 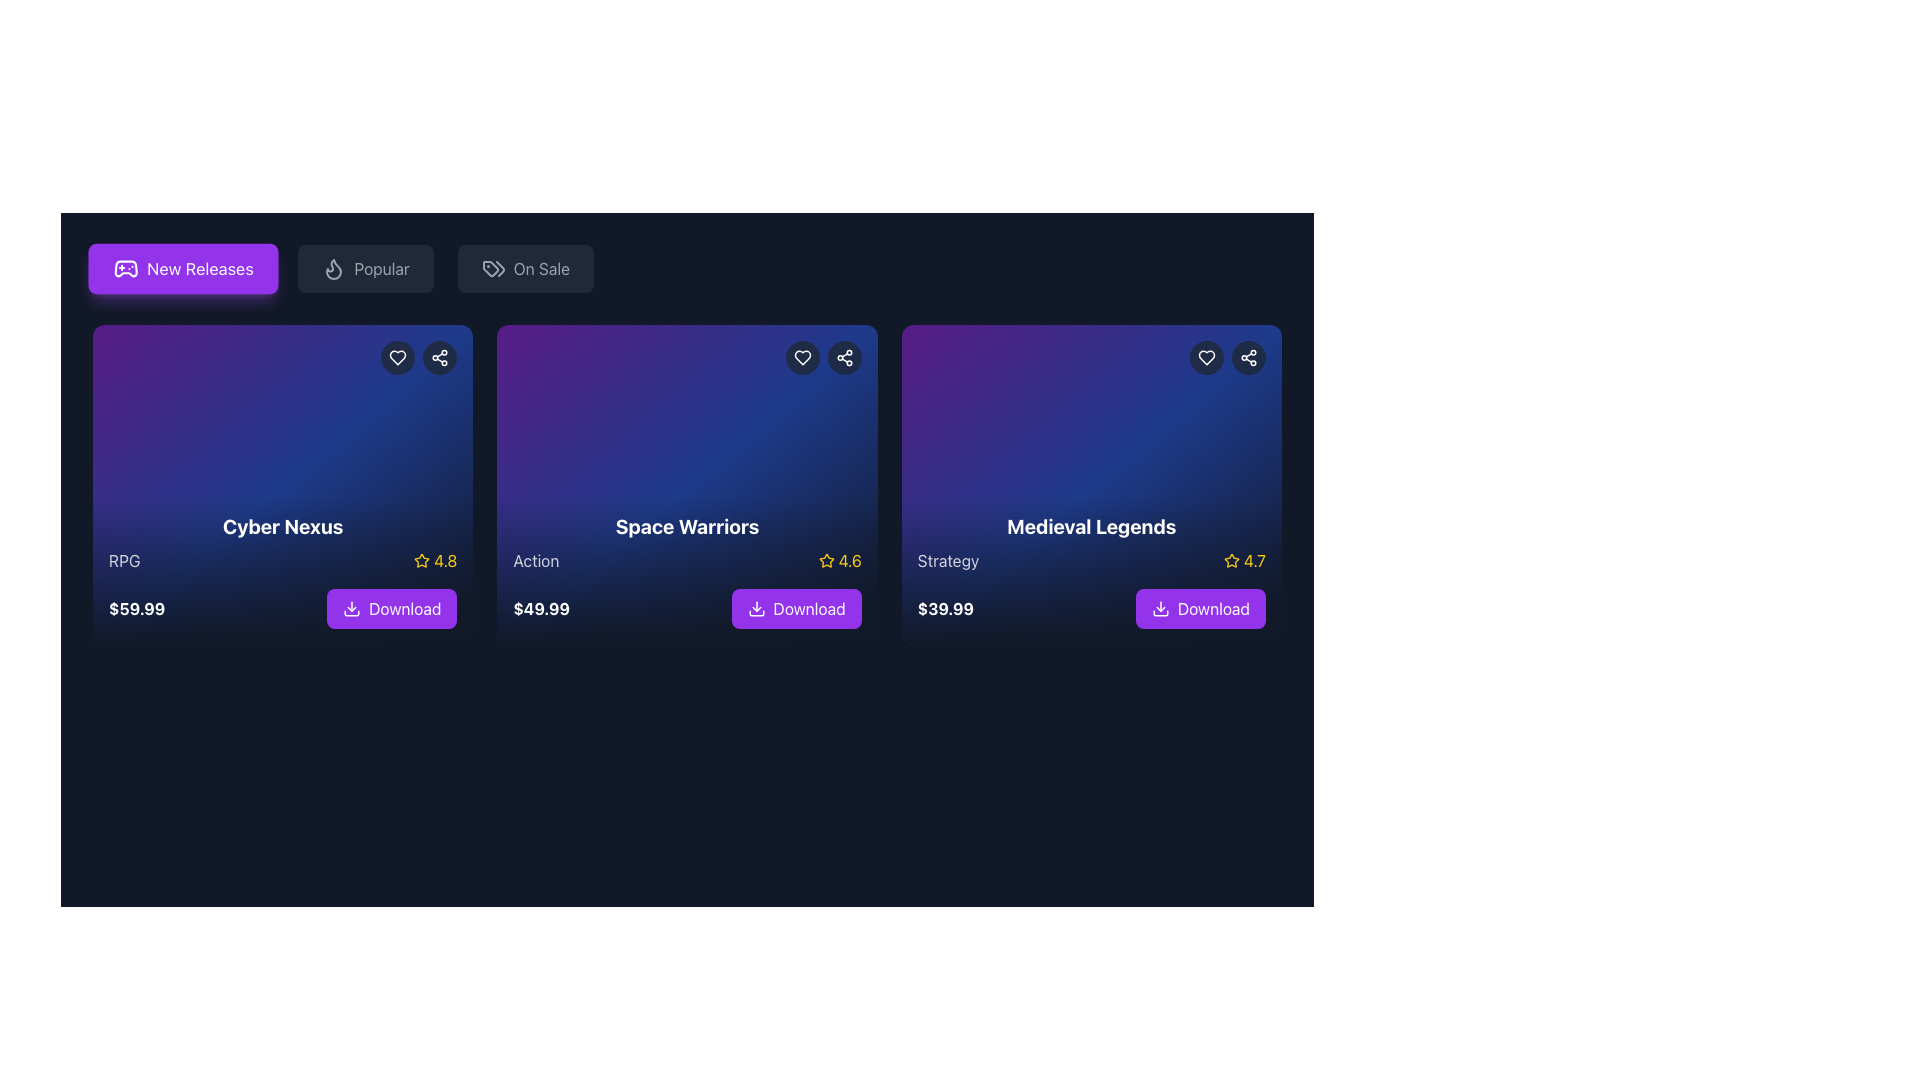 What do you see at coordinates (1205, 357) in the screenshot?
I see `the heart outline icon in the upper-right corner of the 'Medieval Legends' game card to mark it as liked or favorited` at bounding box center [1205, 357].